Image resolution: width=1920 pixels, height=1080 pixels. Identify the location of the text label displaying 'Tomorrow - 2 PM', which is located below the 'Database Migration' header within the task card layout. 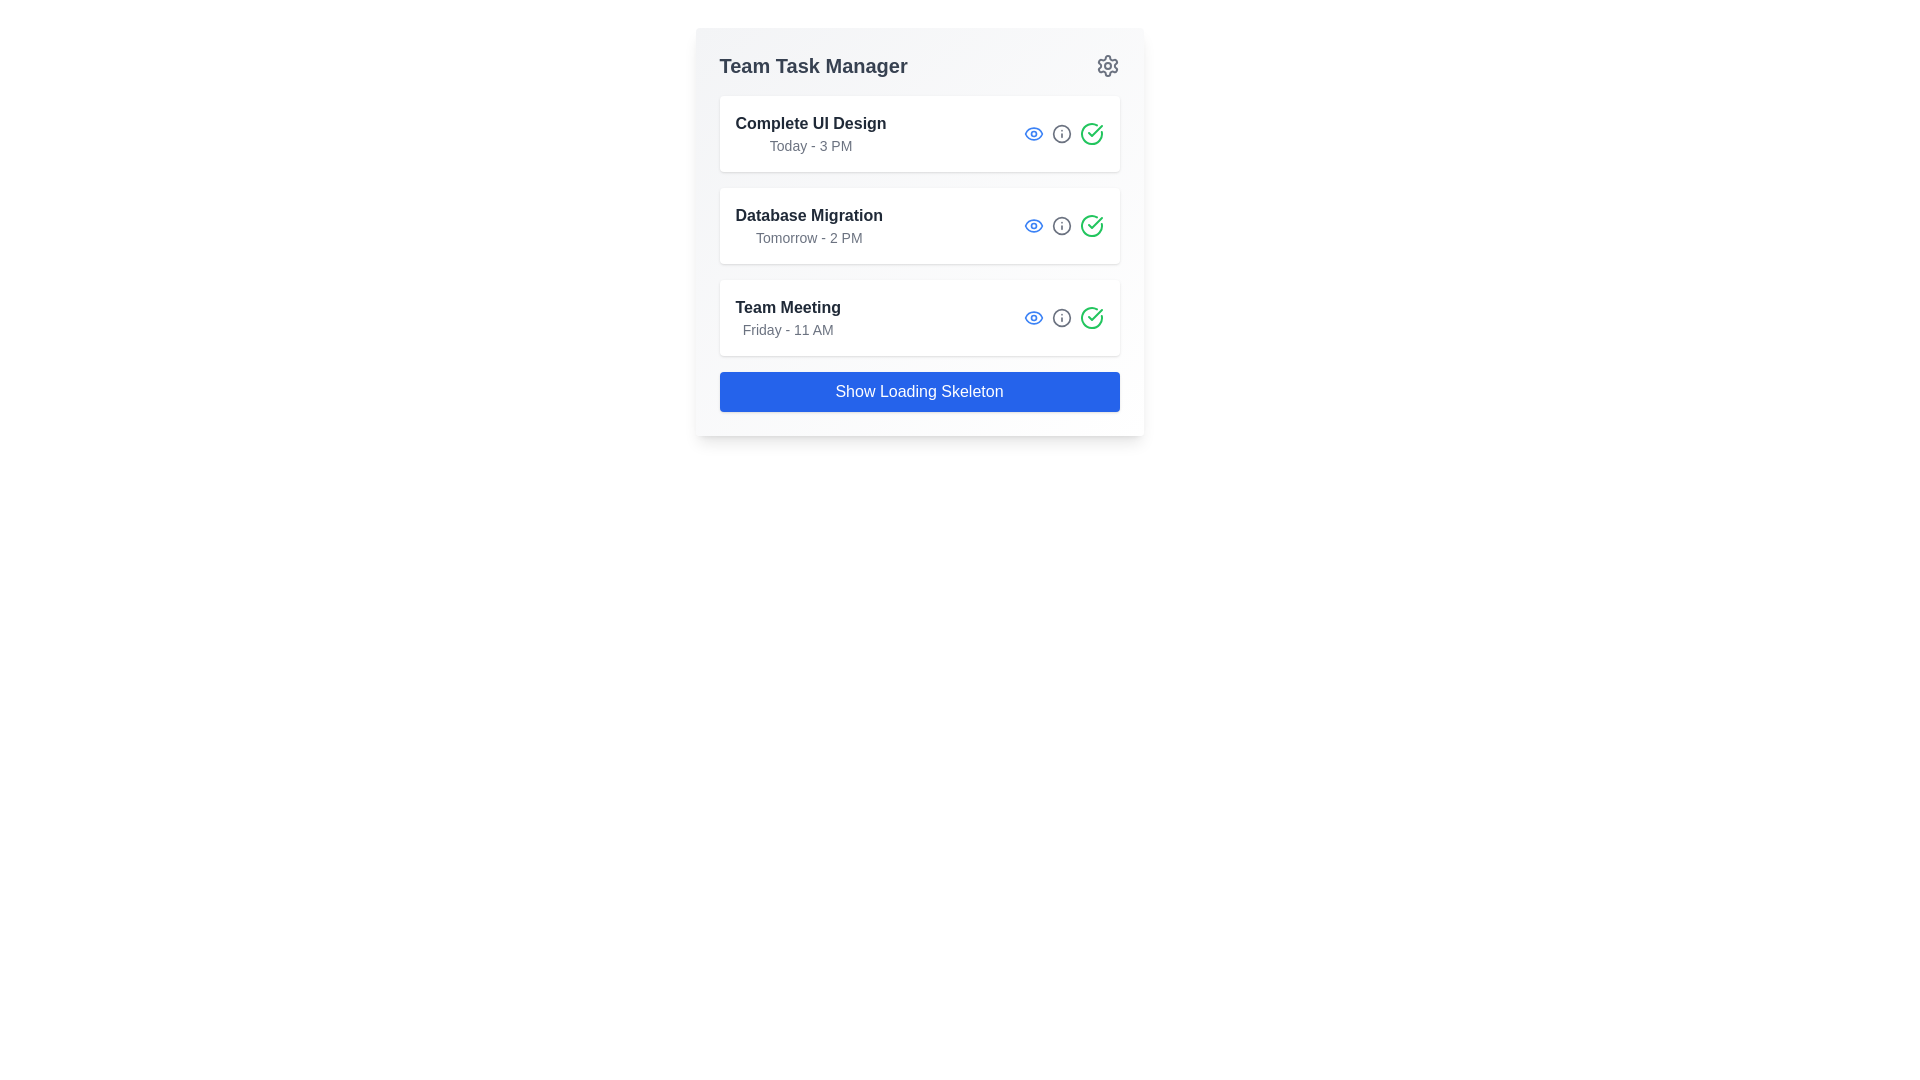
(809, 237).